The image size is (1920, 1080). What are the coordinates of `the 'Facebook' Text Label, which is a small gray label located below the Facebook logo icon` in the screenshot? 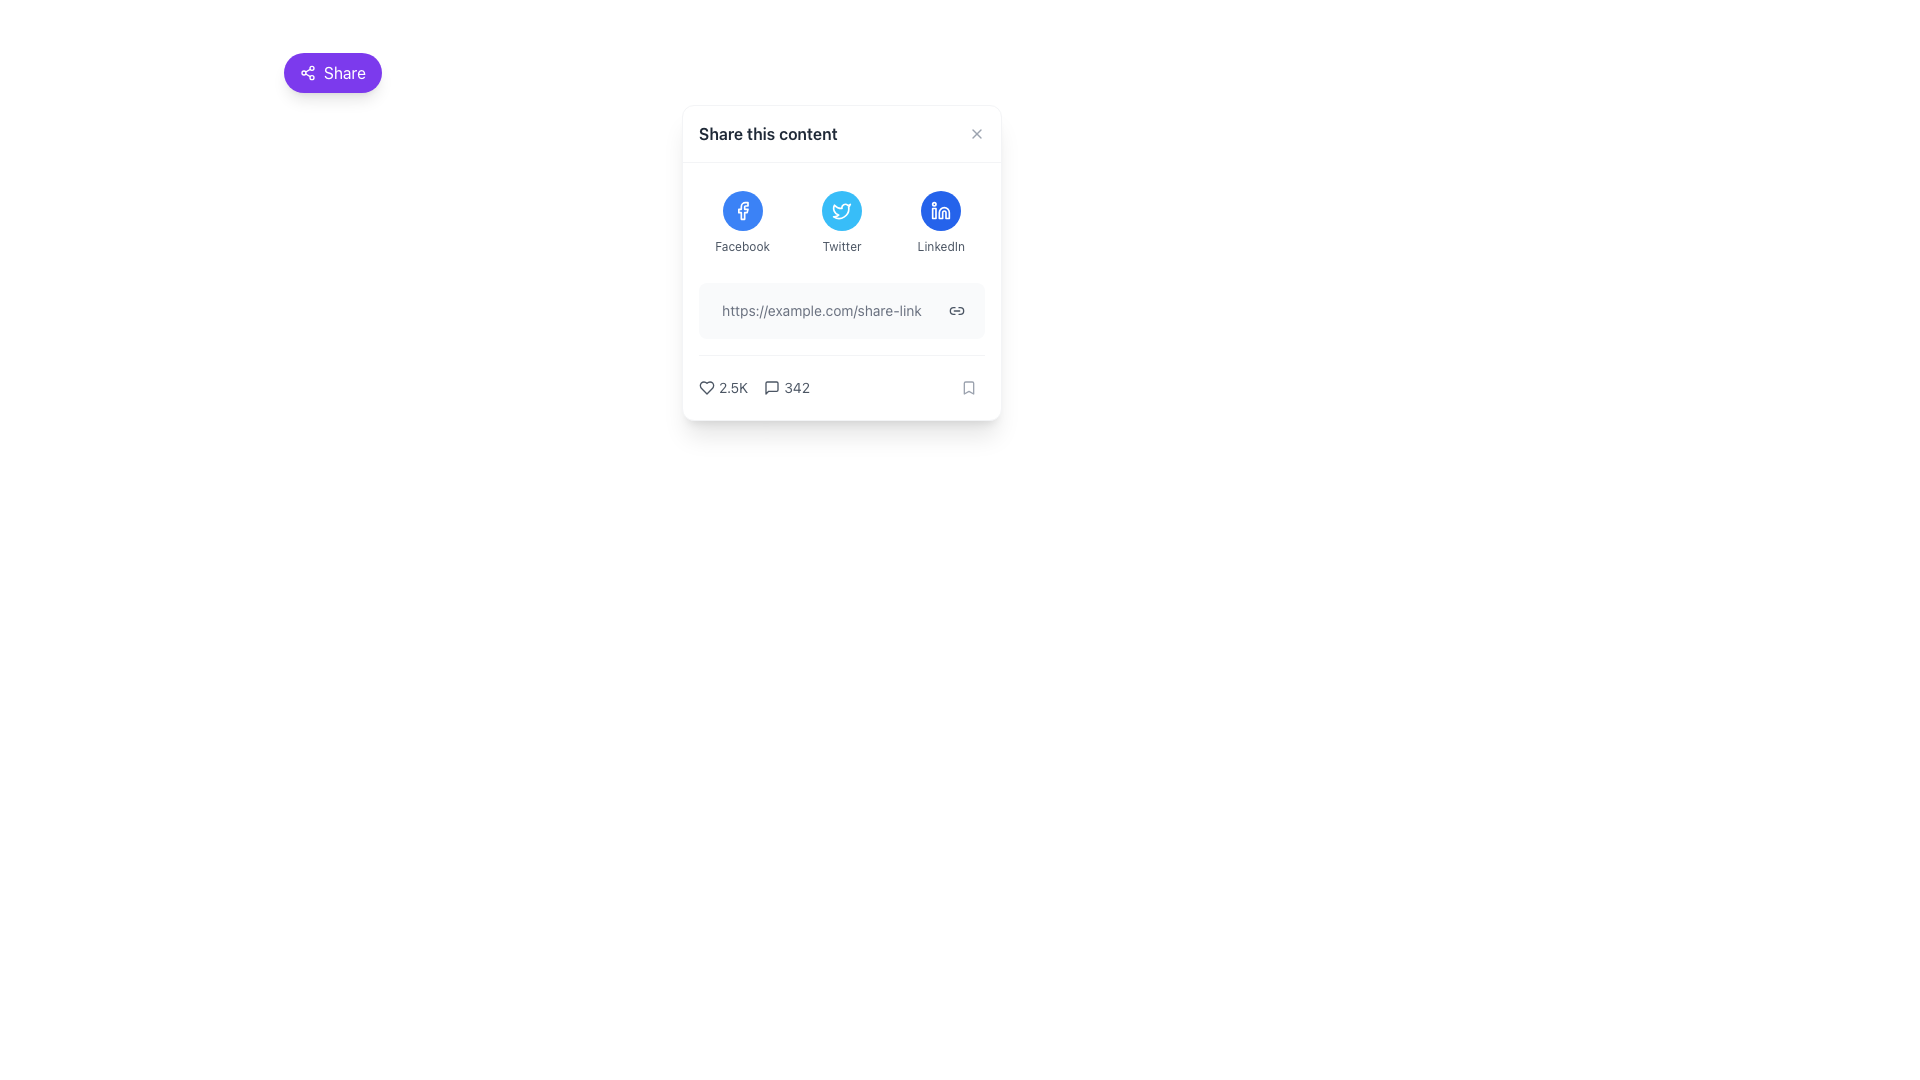 It's located at (741, 245).